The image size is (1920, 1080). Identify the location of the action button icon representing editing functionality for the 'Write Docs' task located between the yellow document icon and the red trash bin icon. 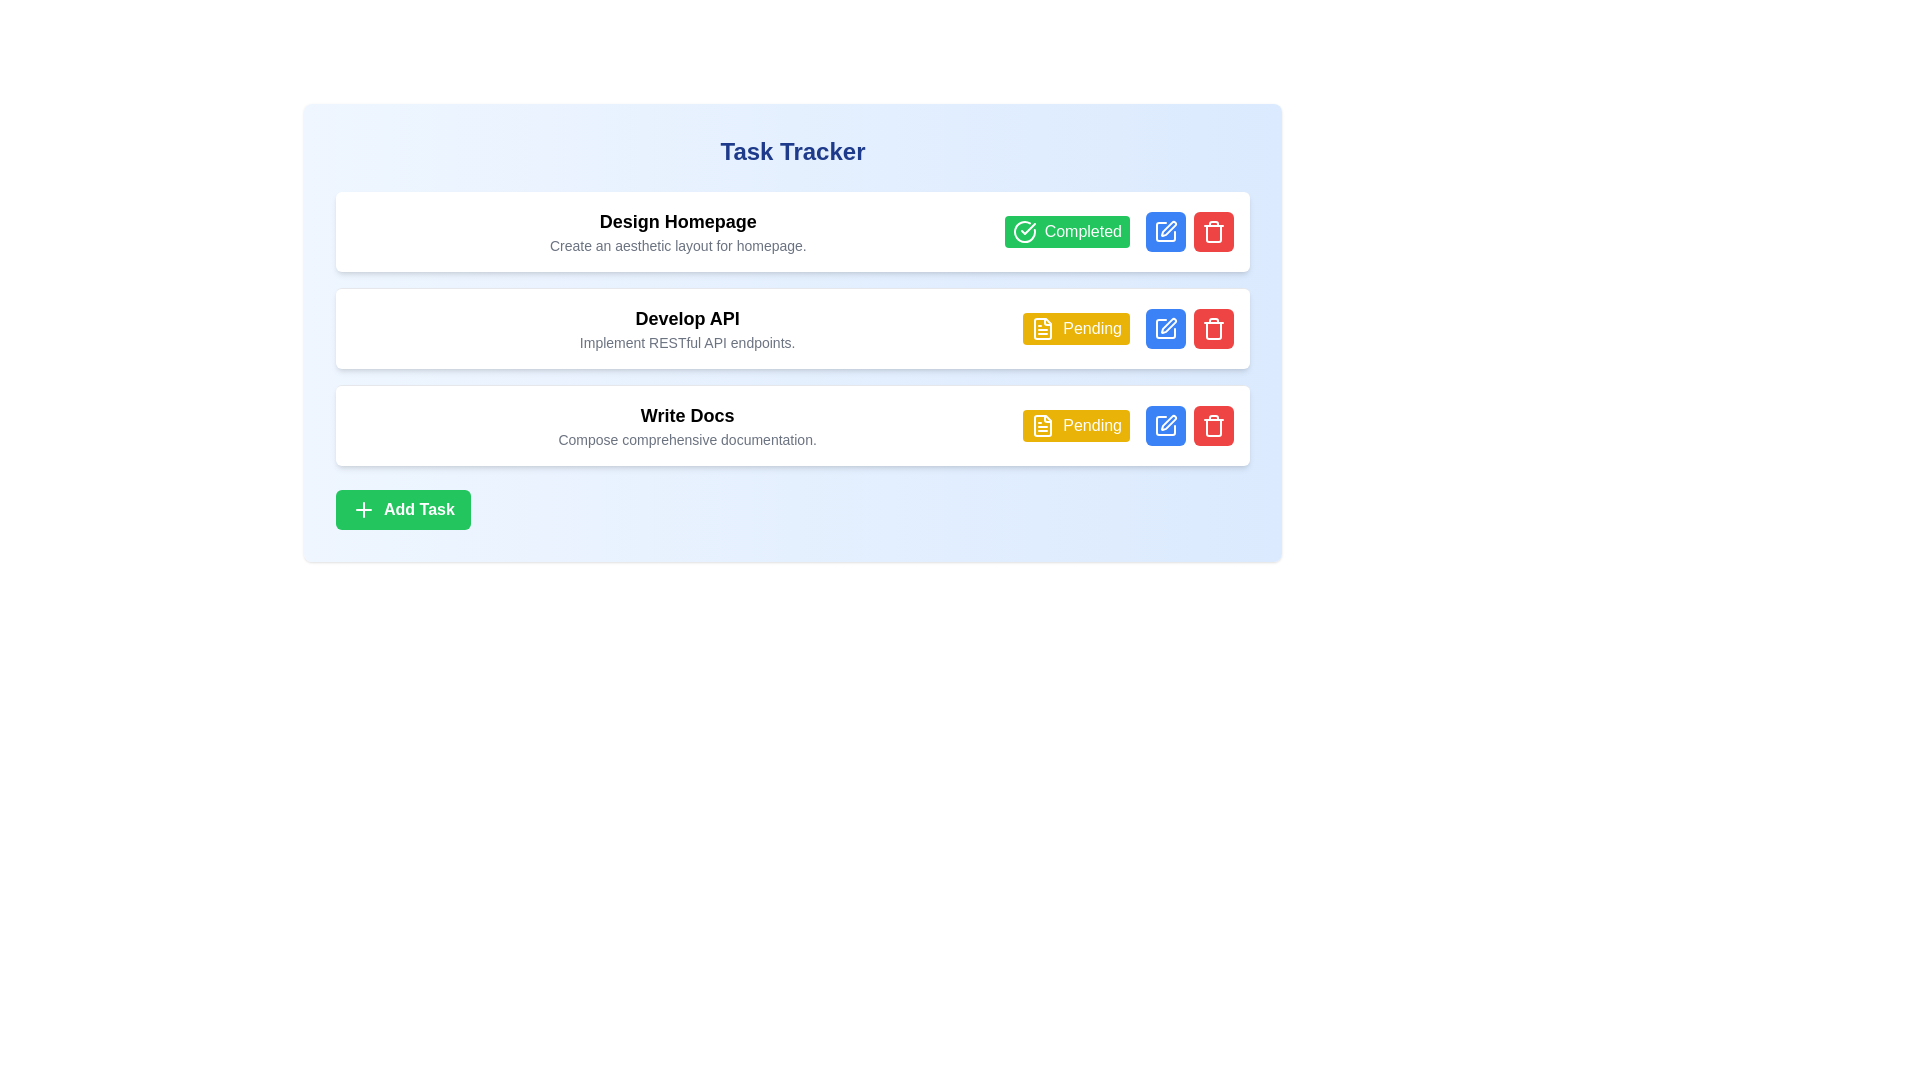
(1169, 422).